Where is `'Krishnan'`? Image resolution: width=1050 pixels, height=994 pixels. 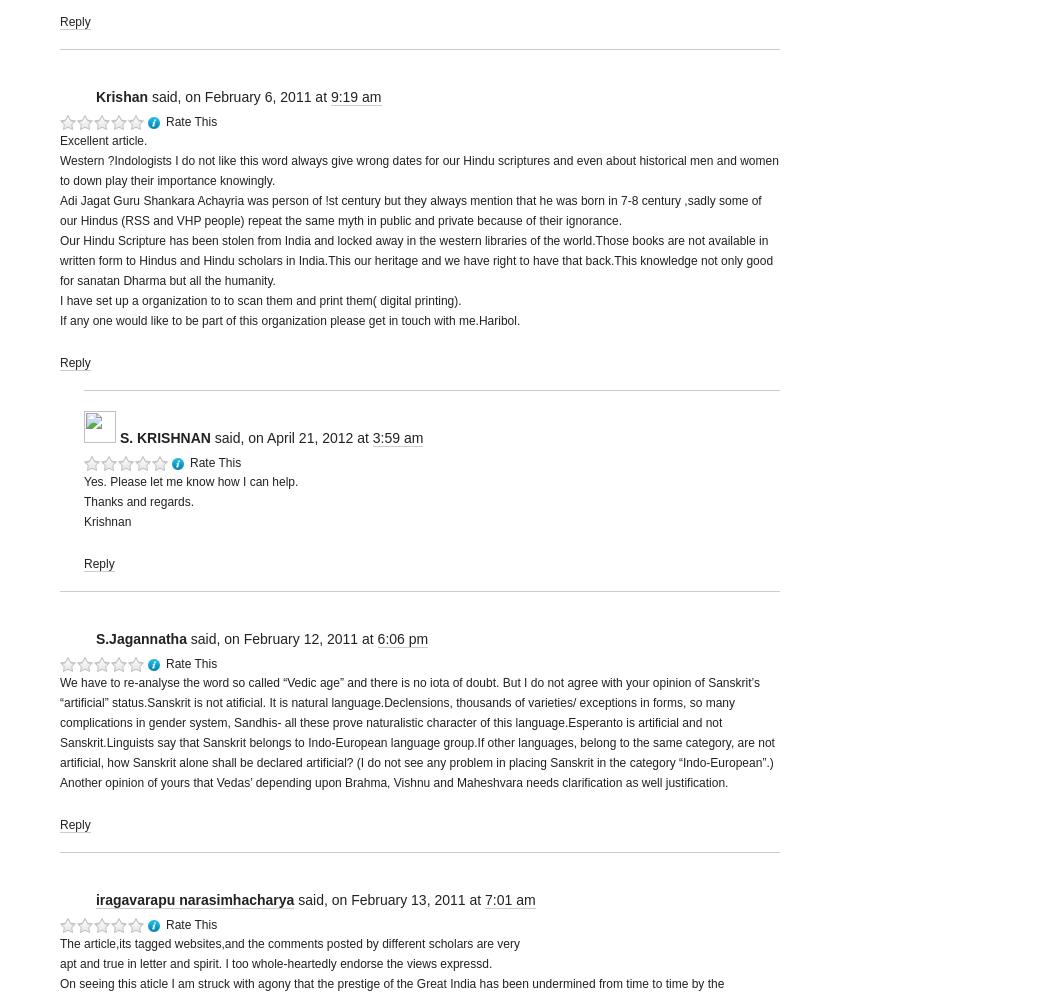 'Krishnan' is located at coordinates (107, 522).